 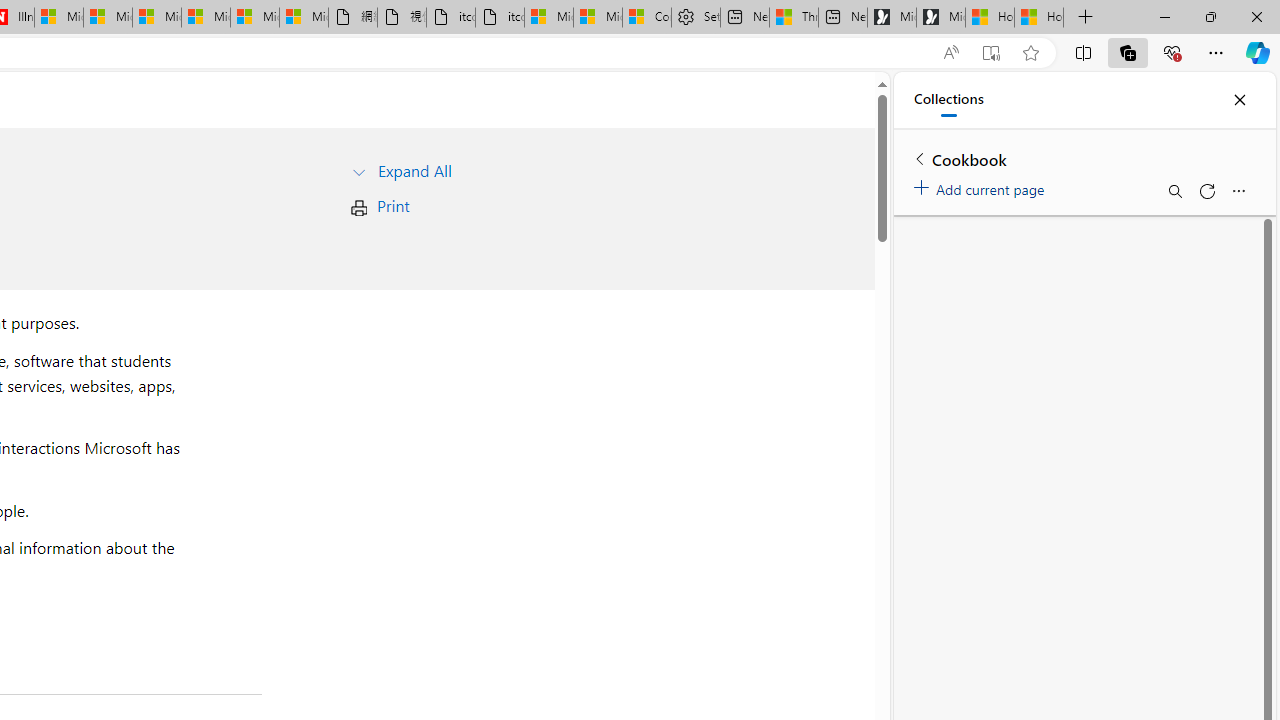 What do you see at coordinates (1039, 17) in the screenshot?
I see `'How to Use a TV as a Computer Monitor'` at bounding box center [1039, 17].